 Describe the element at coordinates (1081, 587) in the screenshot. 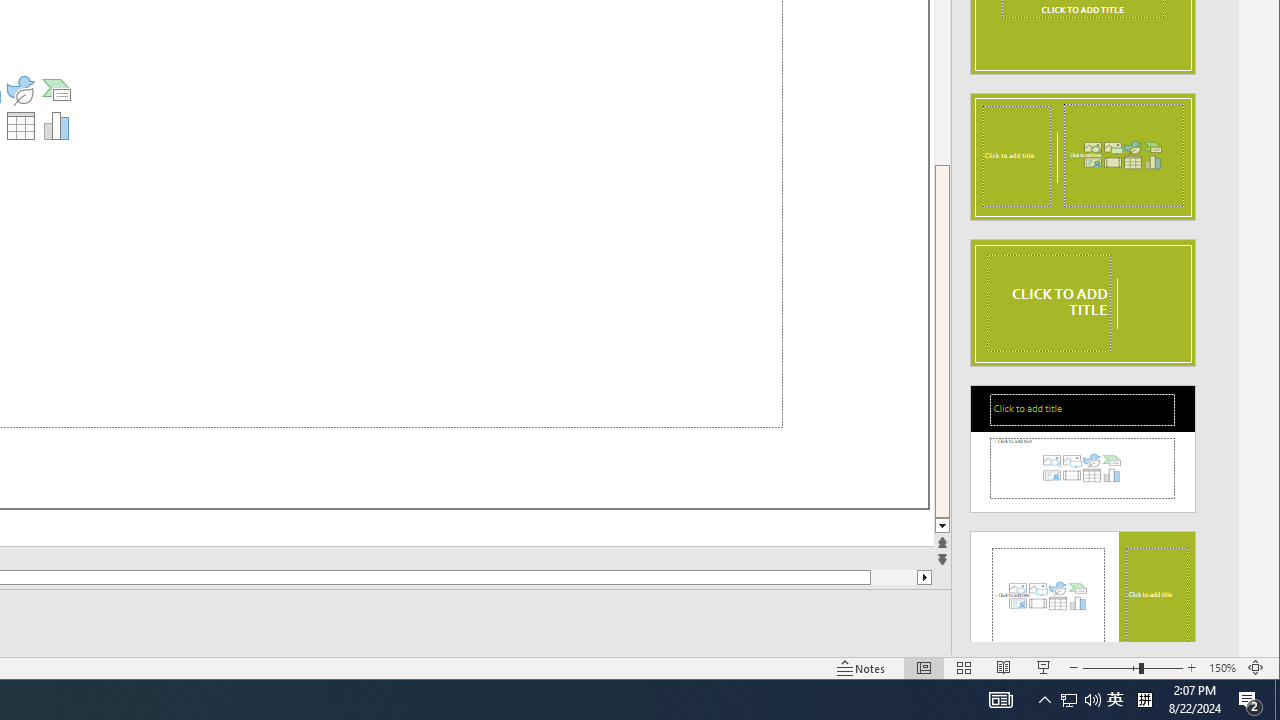

I see `'Design Idea'` at that location.